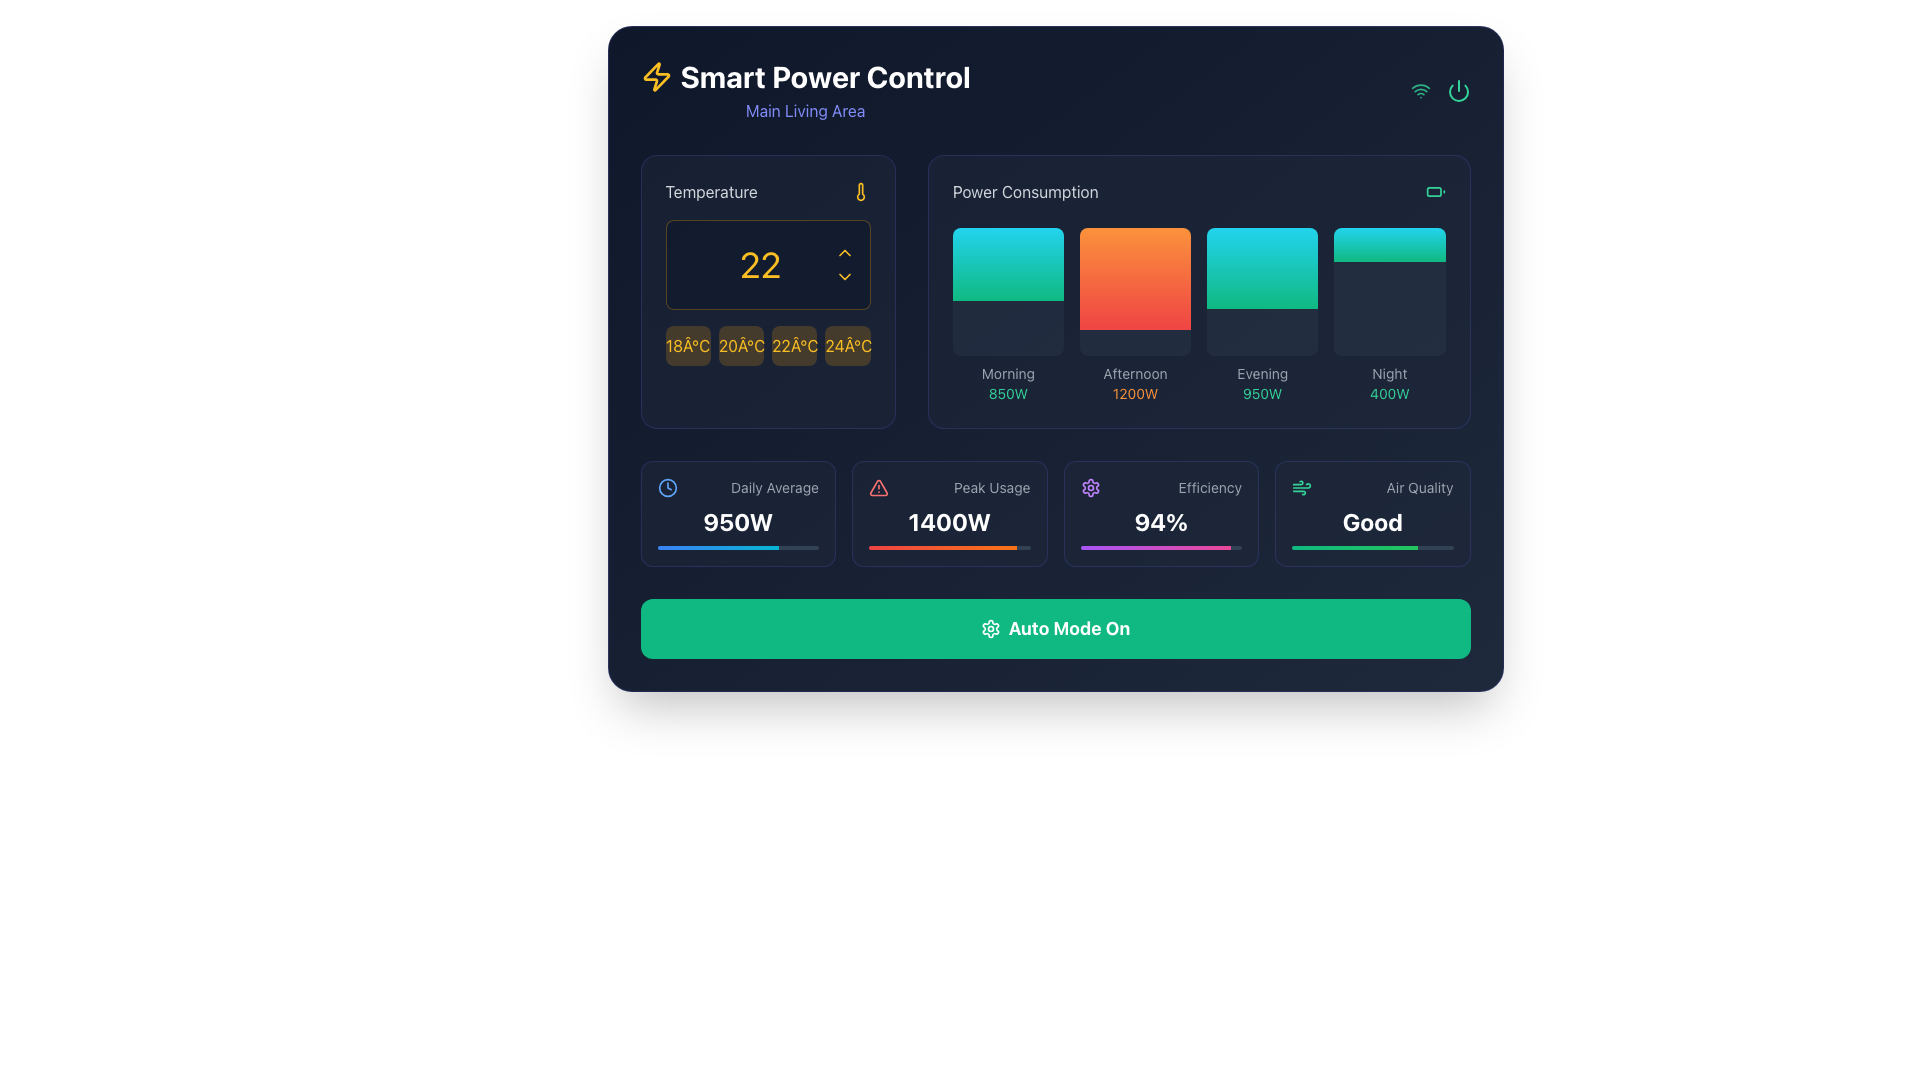  Describe the element at coordinates (948, 520) in the screenshot. I see `the '1400W' text display, which is prominently displayed in a large bold font styled in white against a dark blue background, located within the 'Peak Usage' section` at that location.